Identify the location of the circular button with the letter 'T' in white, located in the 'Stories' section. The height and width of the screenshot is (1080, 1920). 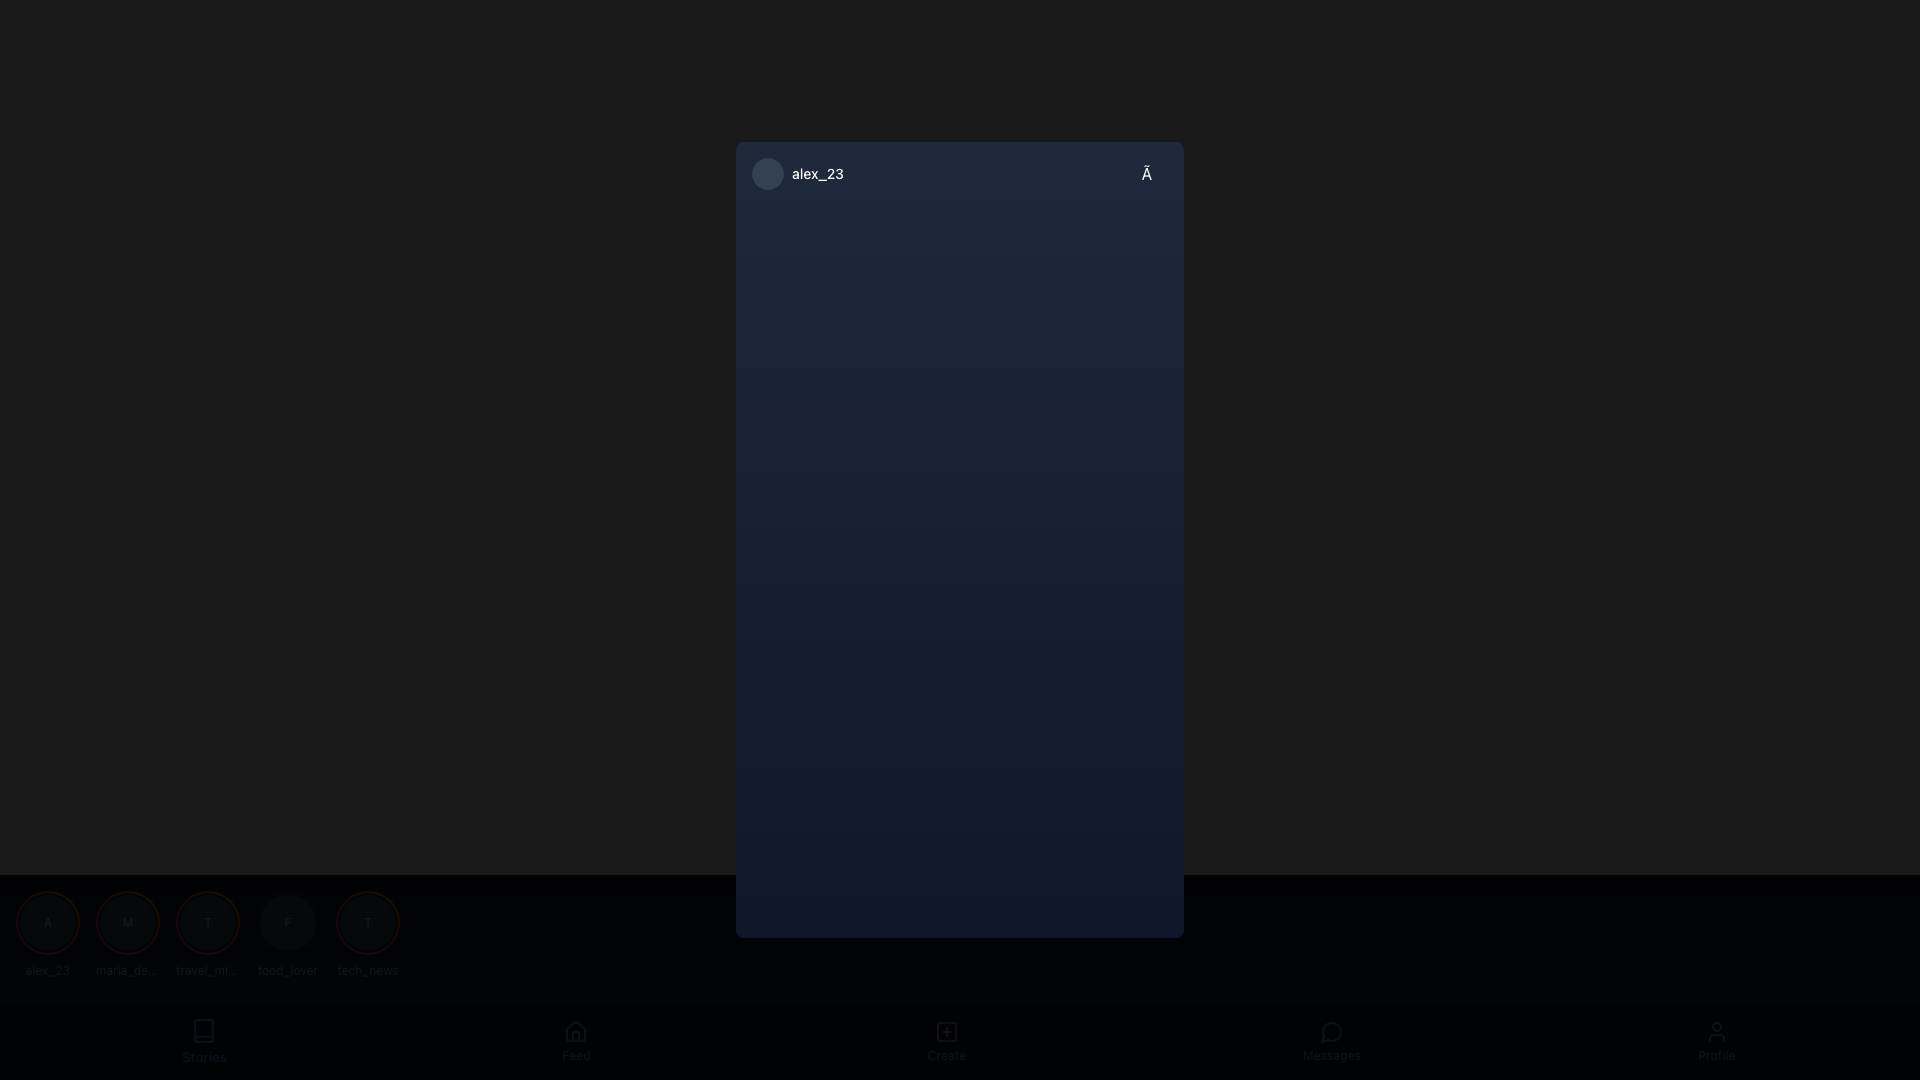
(207, 922).